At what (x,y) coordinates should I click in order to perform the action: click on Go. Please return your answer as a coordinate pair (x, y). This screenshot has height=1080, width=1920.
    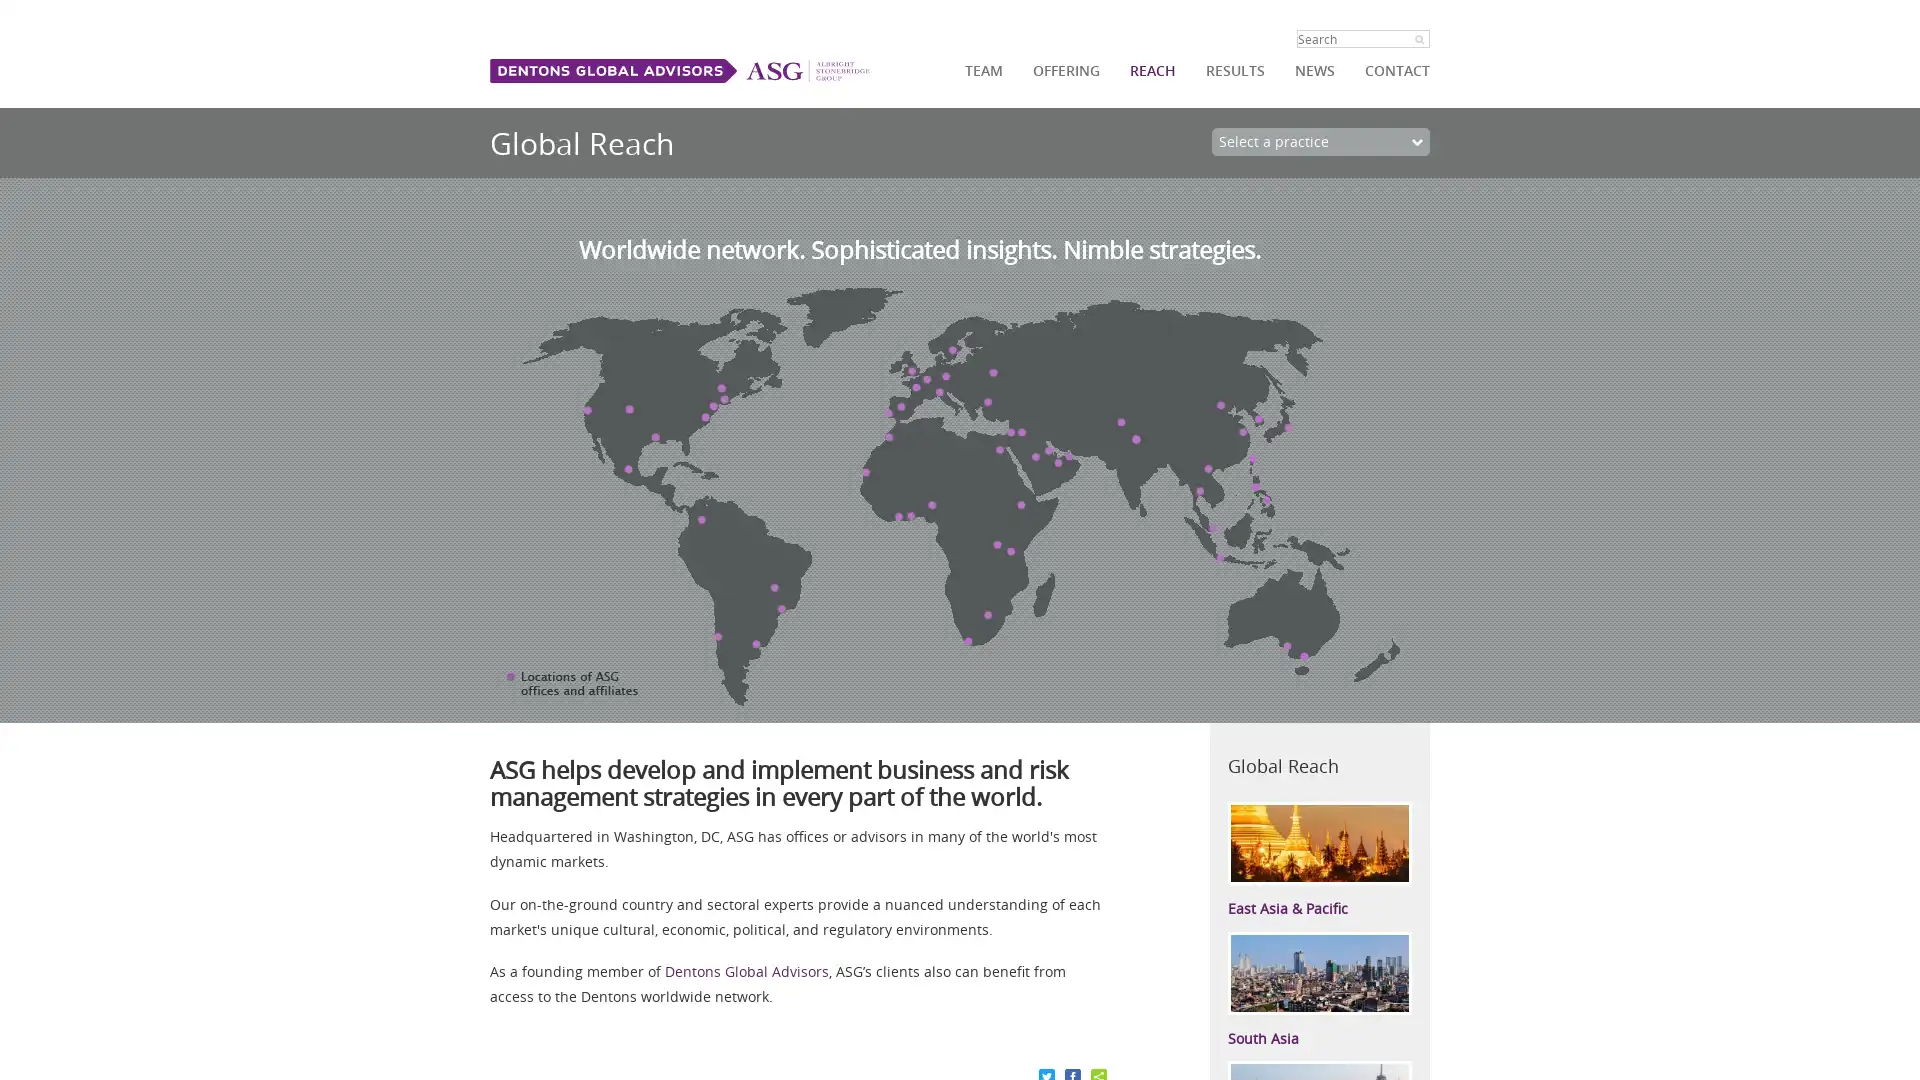
    Looking at the image, I should click on (1227, 167).